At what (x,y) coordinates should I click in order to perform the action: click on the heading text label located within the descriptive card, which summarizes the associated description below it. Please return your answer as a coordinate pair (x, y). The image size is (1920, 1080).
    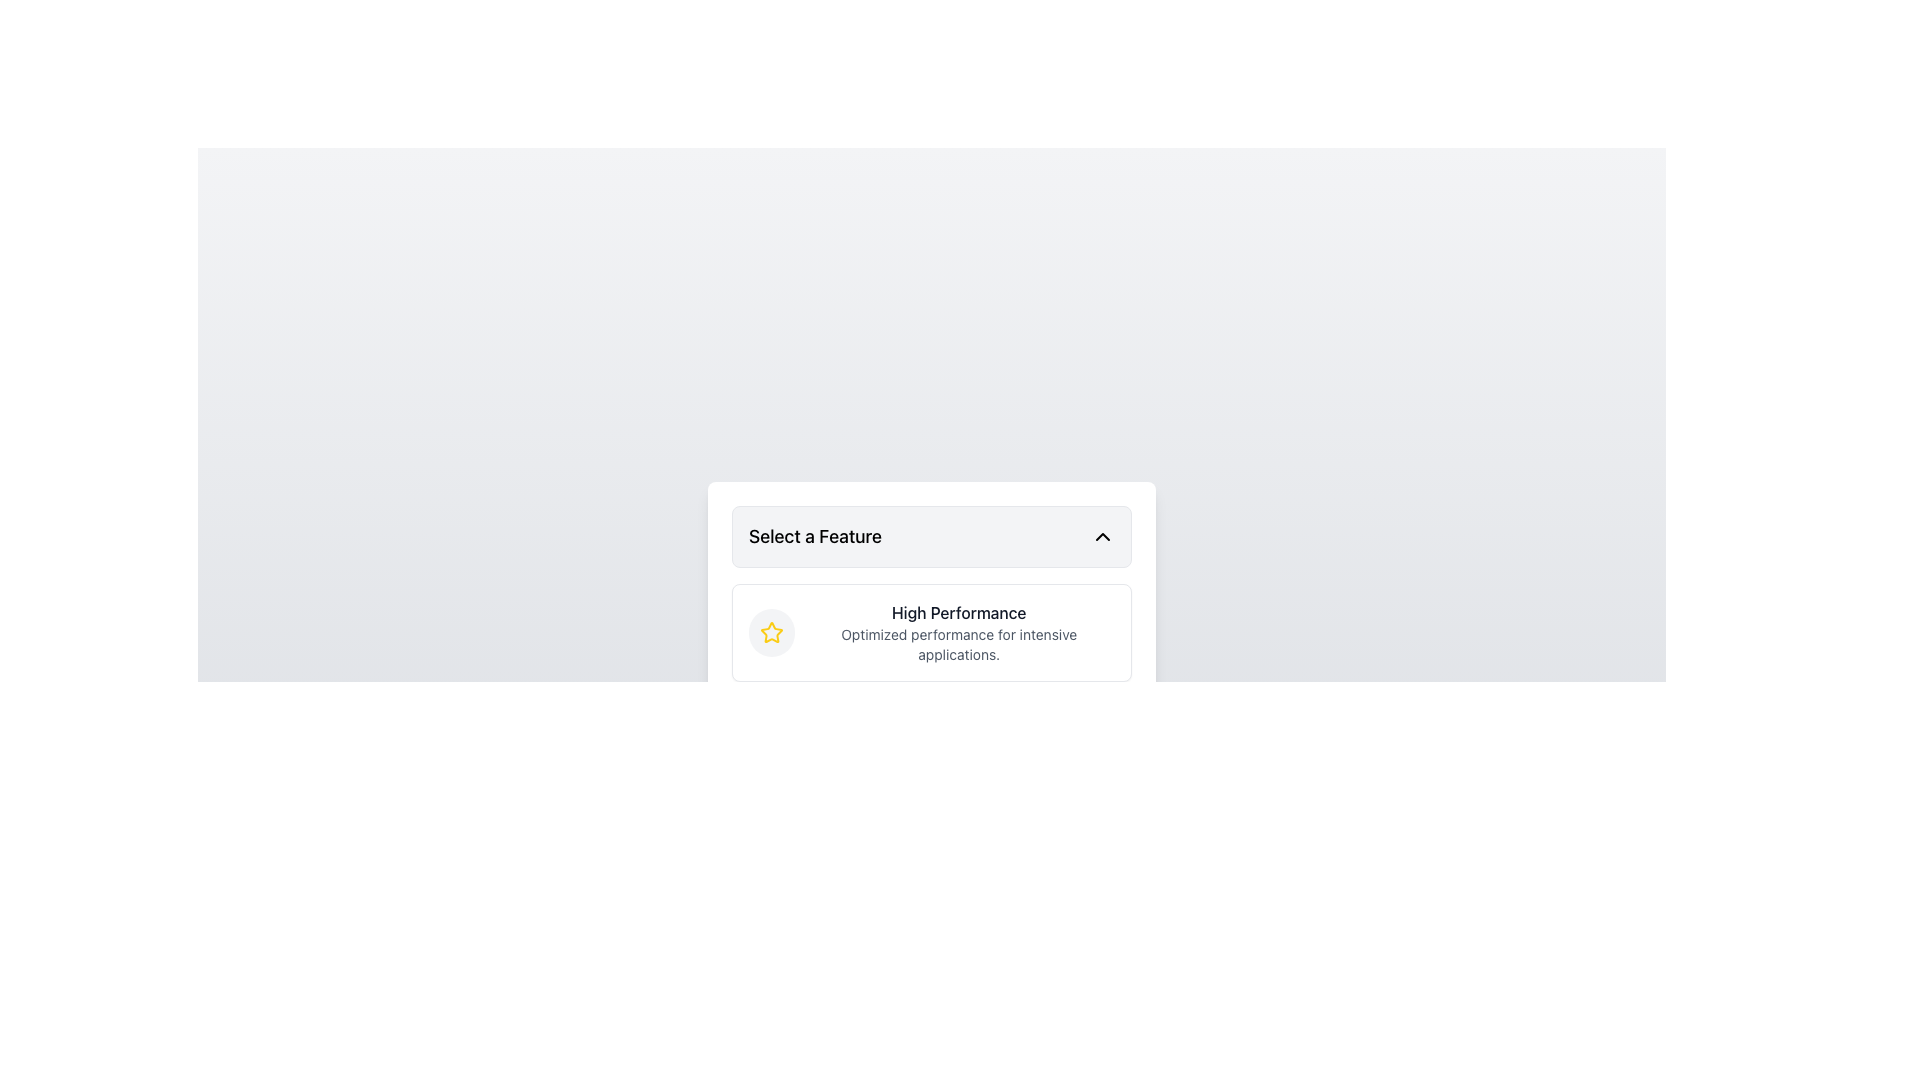
    Looking at the image, I should click on (958, 612).